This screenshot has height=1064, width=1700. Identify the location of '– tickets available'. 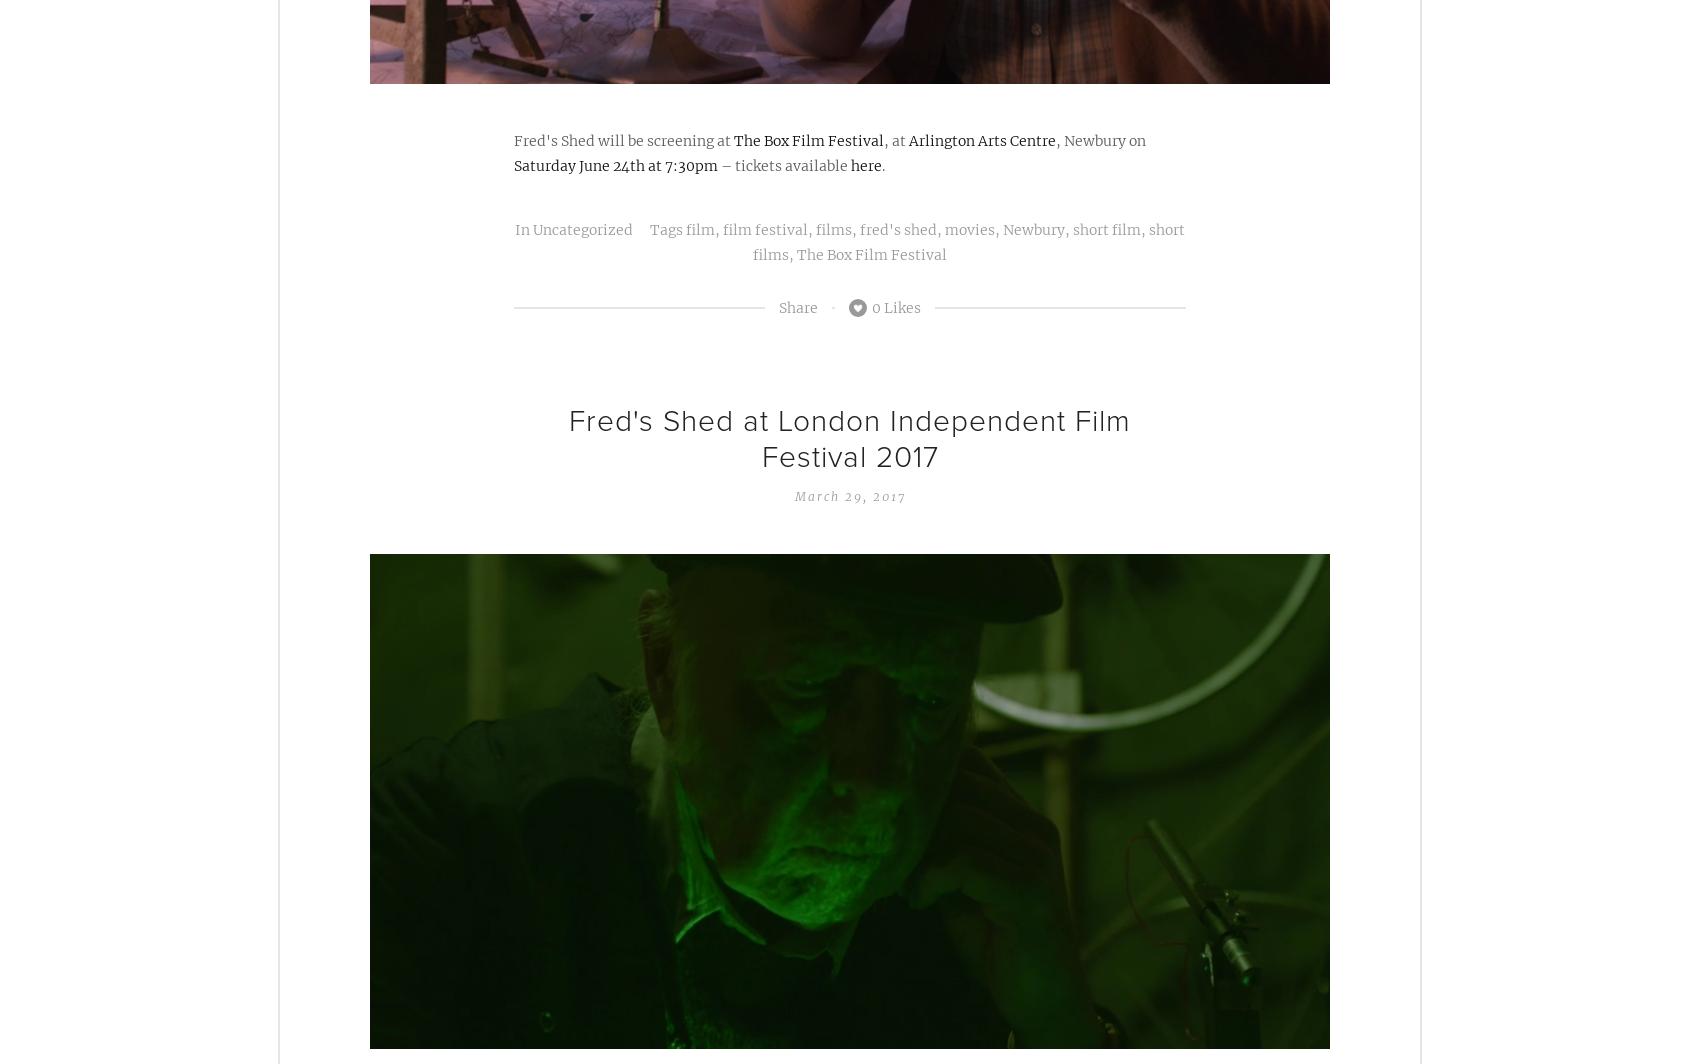
(783, 165).